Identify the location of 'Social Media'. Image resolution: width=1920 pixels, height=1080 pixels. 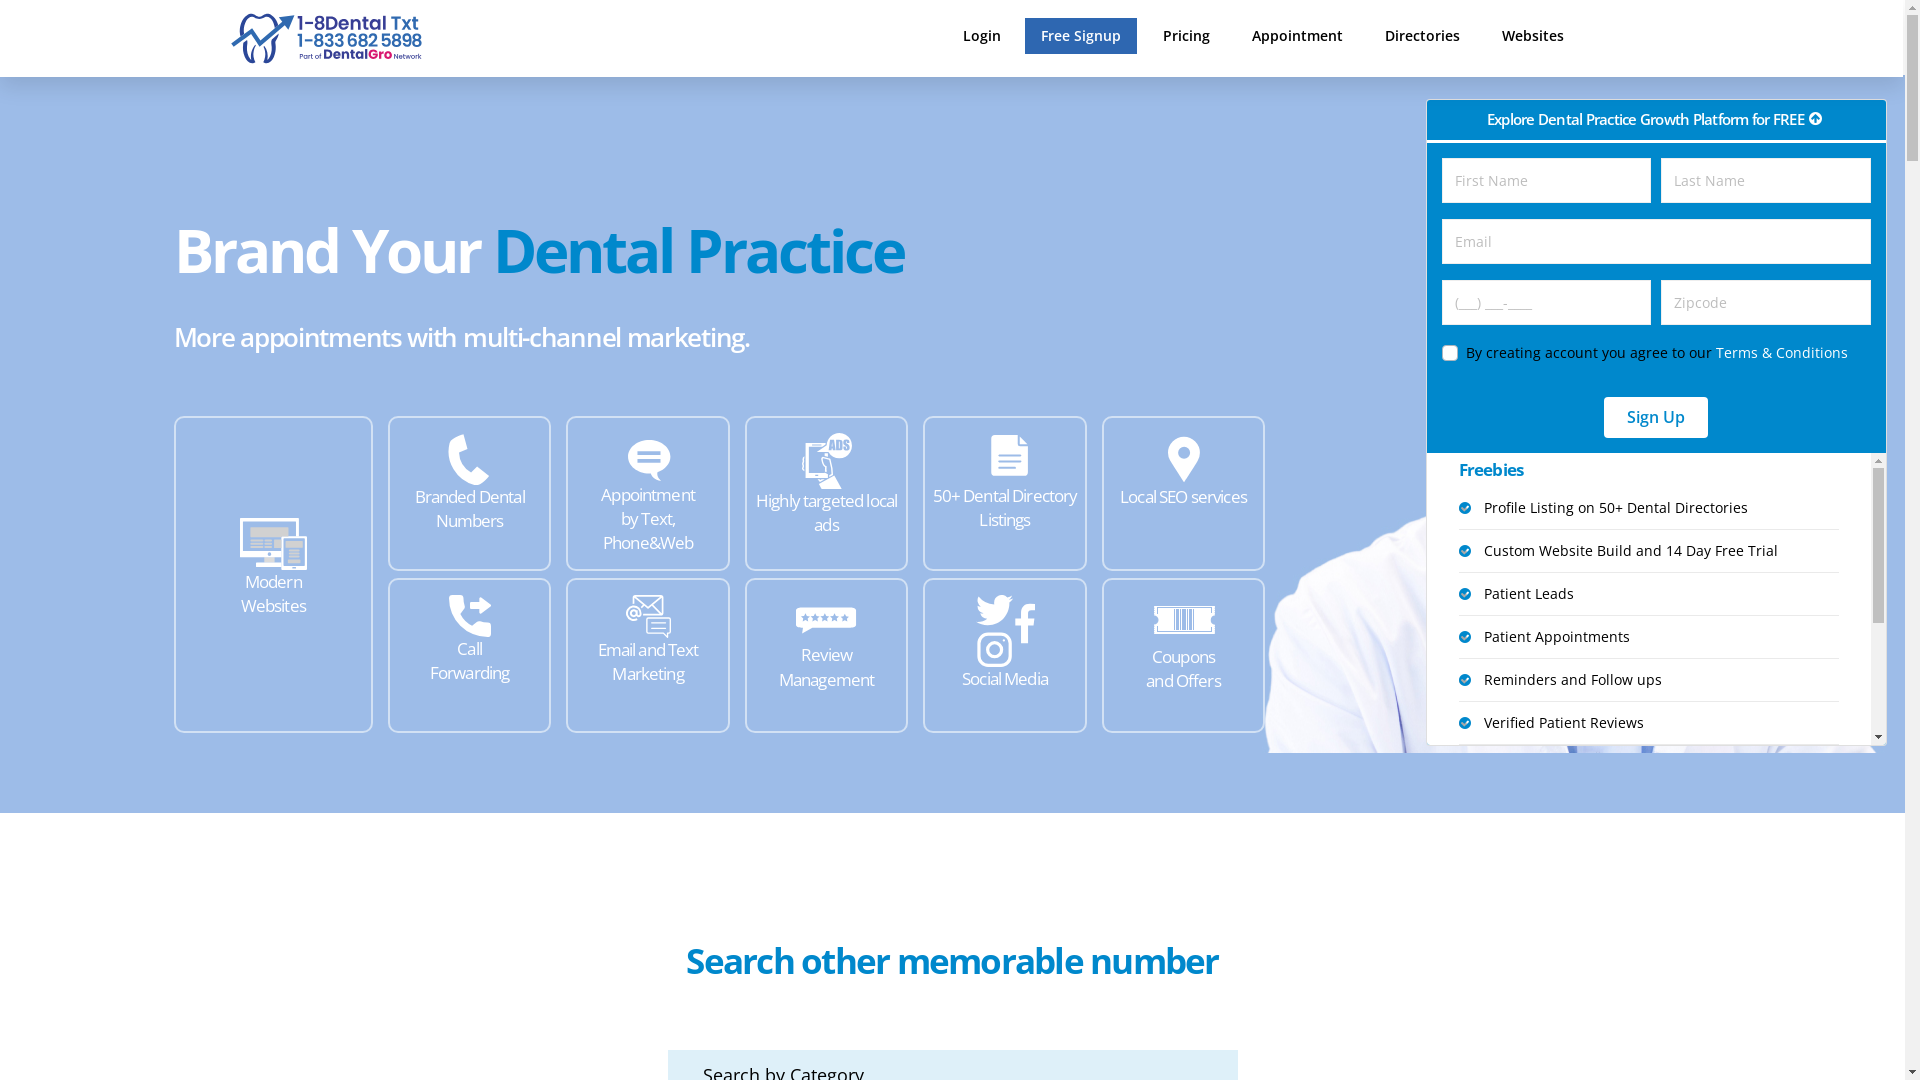
(921, 655).